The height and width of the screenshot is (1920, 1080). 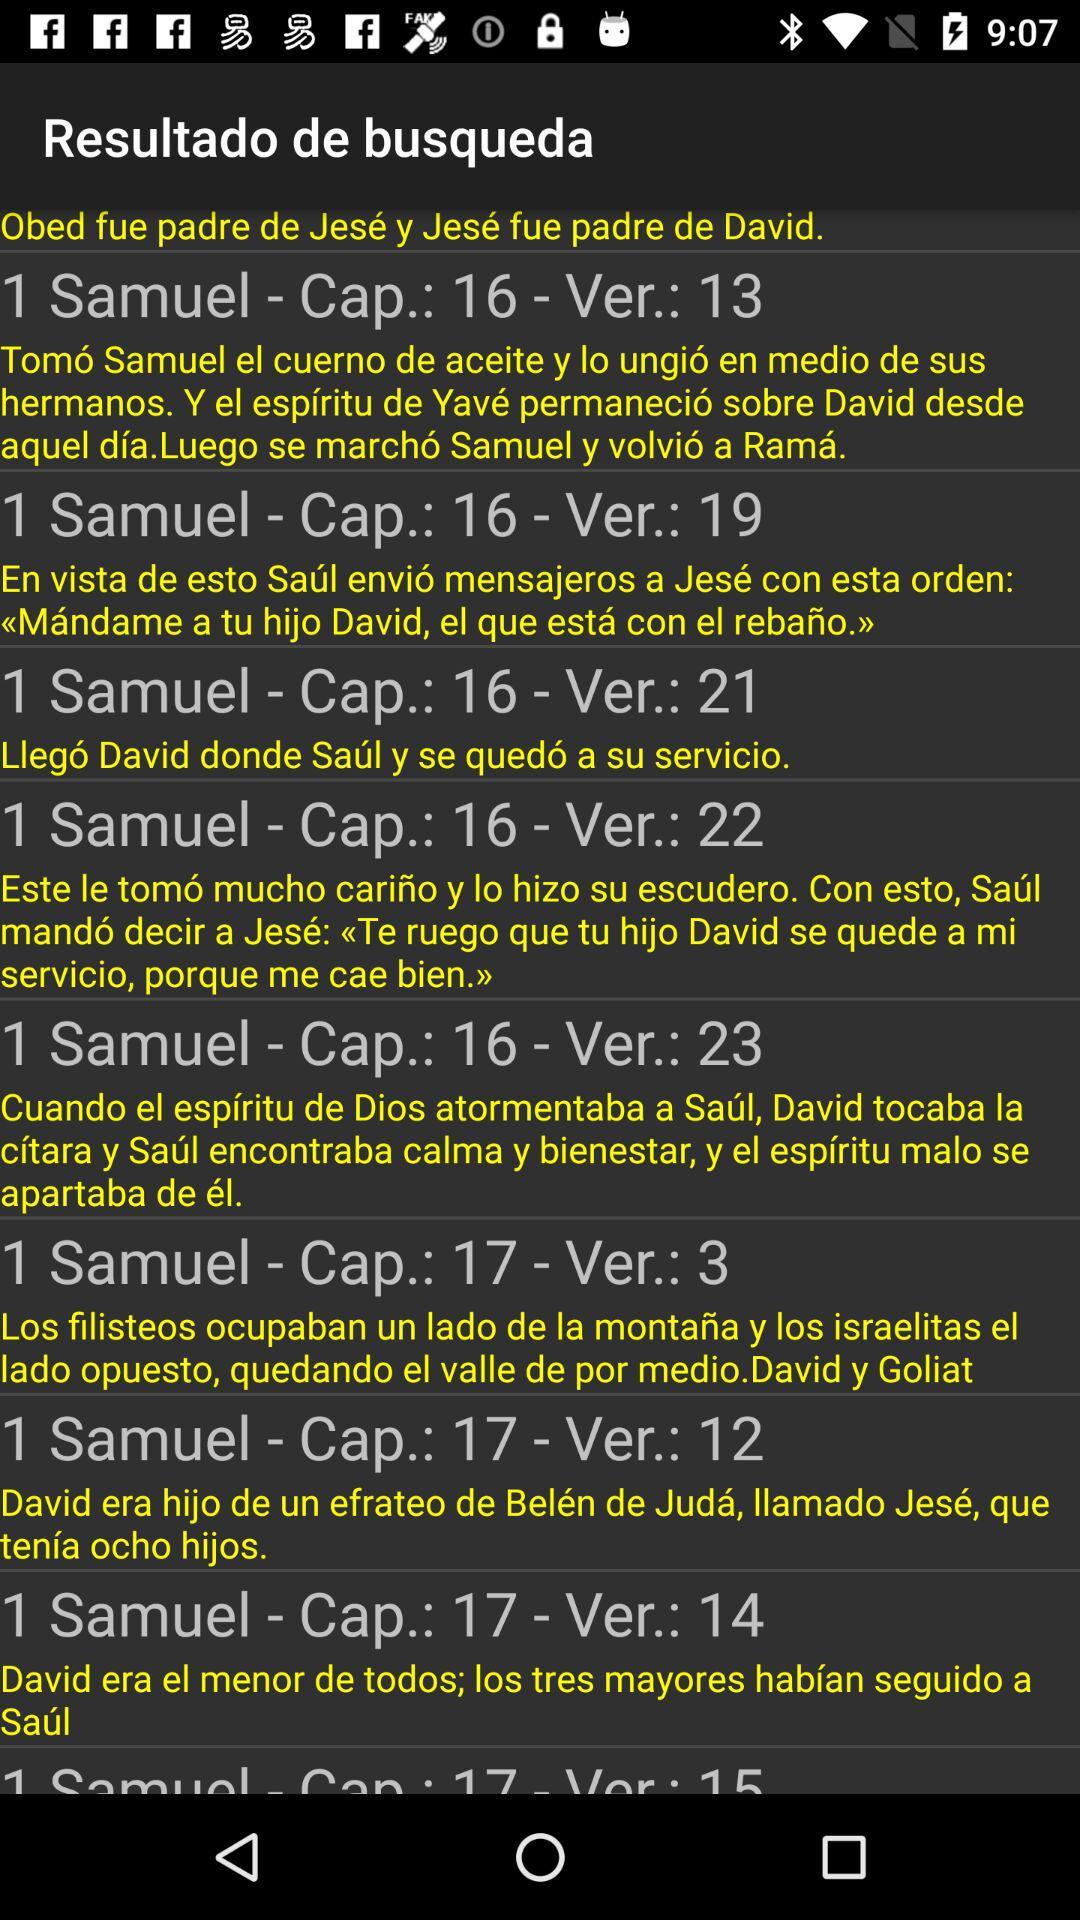 What do you see at coordinates (540, 1346) in the screenshot?
I see `los filisteos ocupaban app` at bounding box center [540, 1346].